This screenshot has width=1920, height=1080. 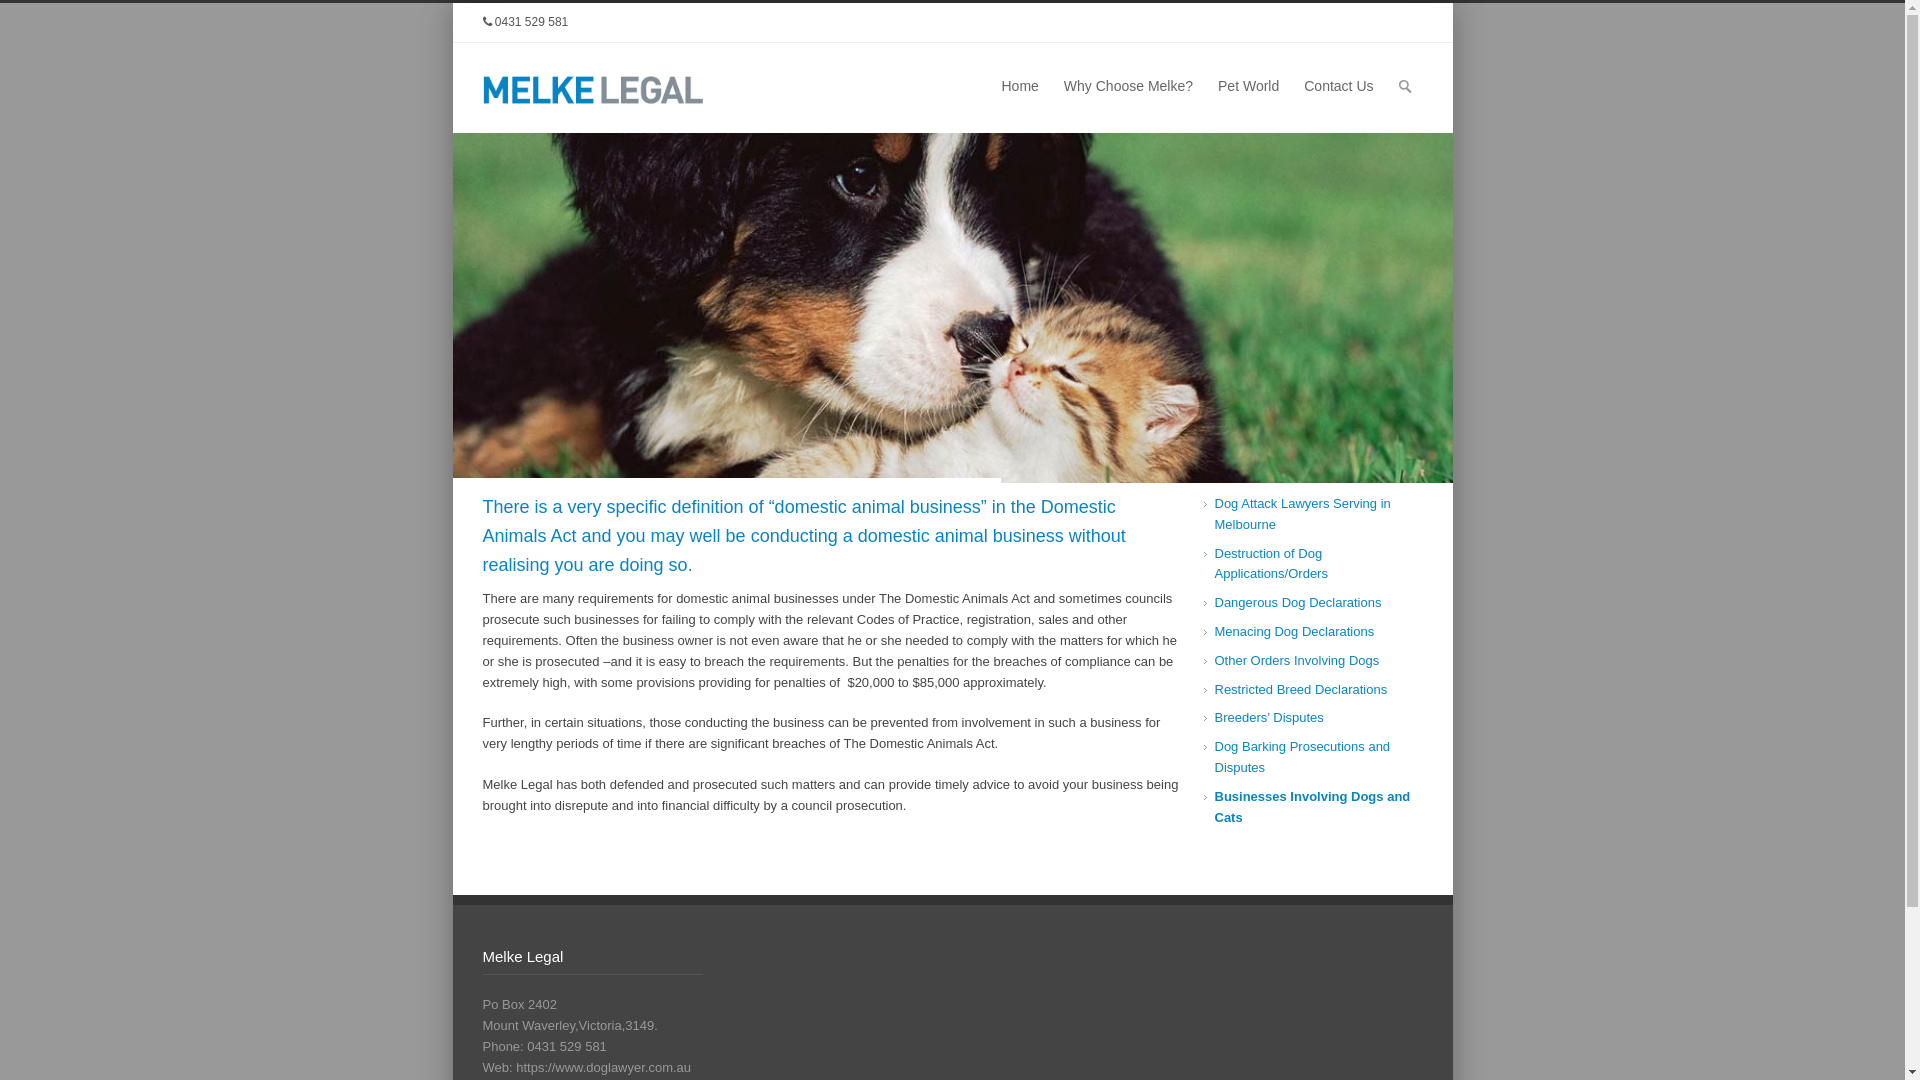 What do you see at coordinates (602, 1066) in the screenshot?
I see `'https://www.doglawyer.com.au'` at bounding box center [602, 1066].